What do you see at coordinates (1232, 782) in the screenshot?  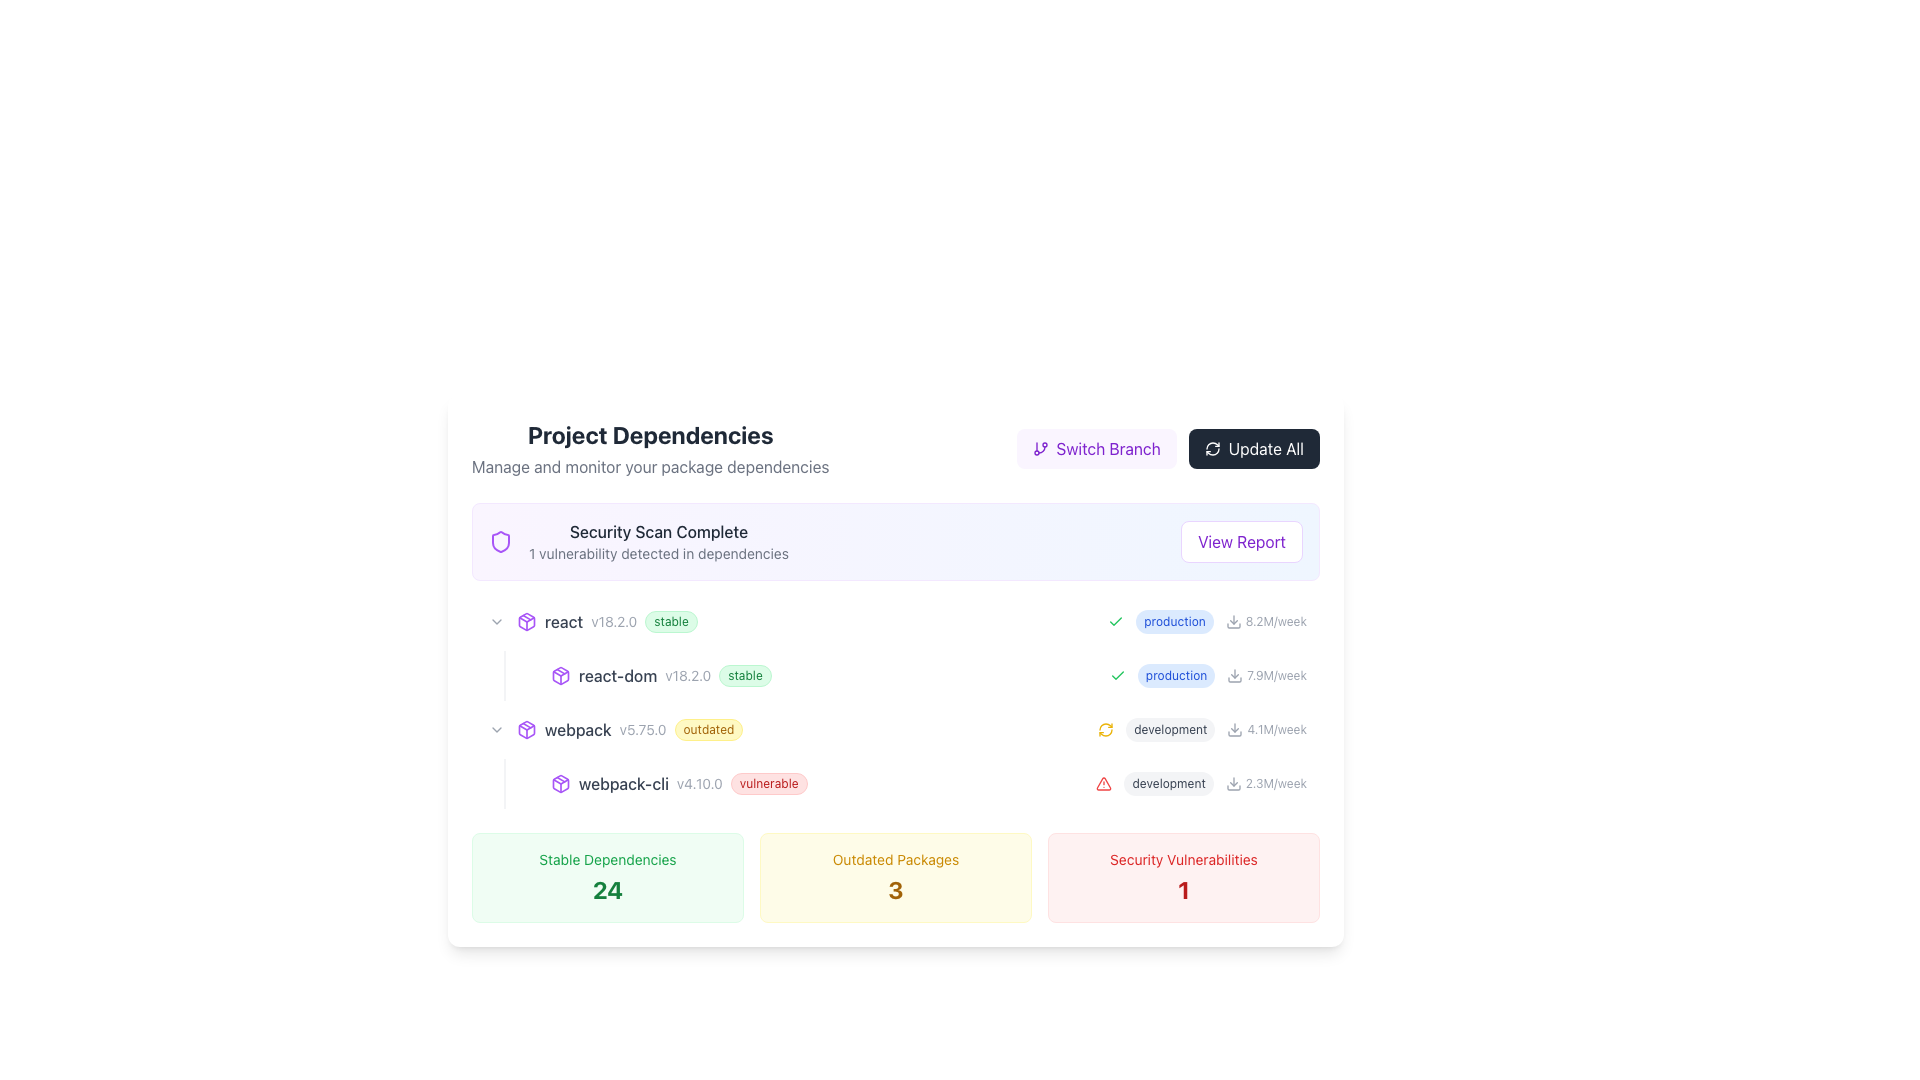 I see `the small downward-pointing arrow icon associated with downloading functionality, located on the right-hand side next to the 'development' label and '2.3M/week' text` at bounding box center [1232, 782].